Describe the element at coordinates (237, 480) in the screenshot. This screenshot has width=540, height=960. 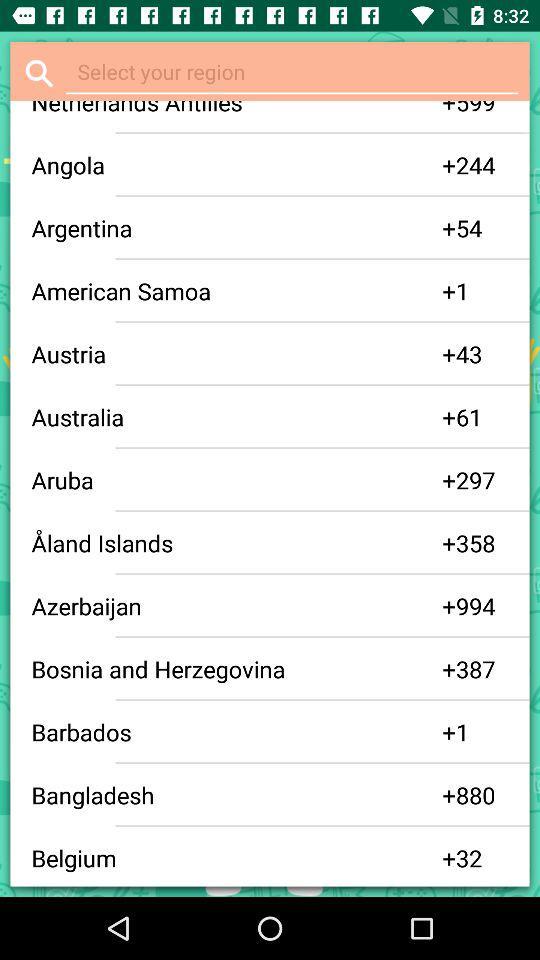
I see `the app next to the + icon` at that location.